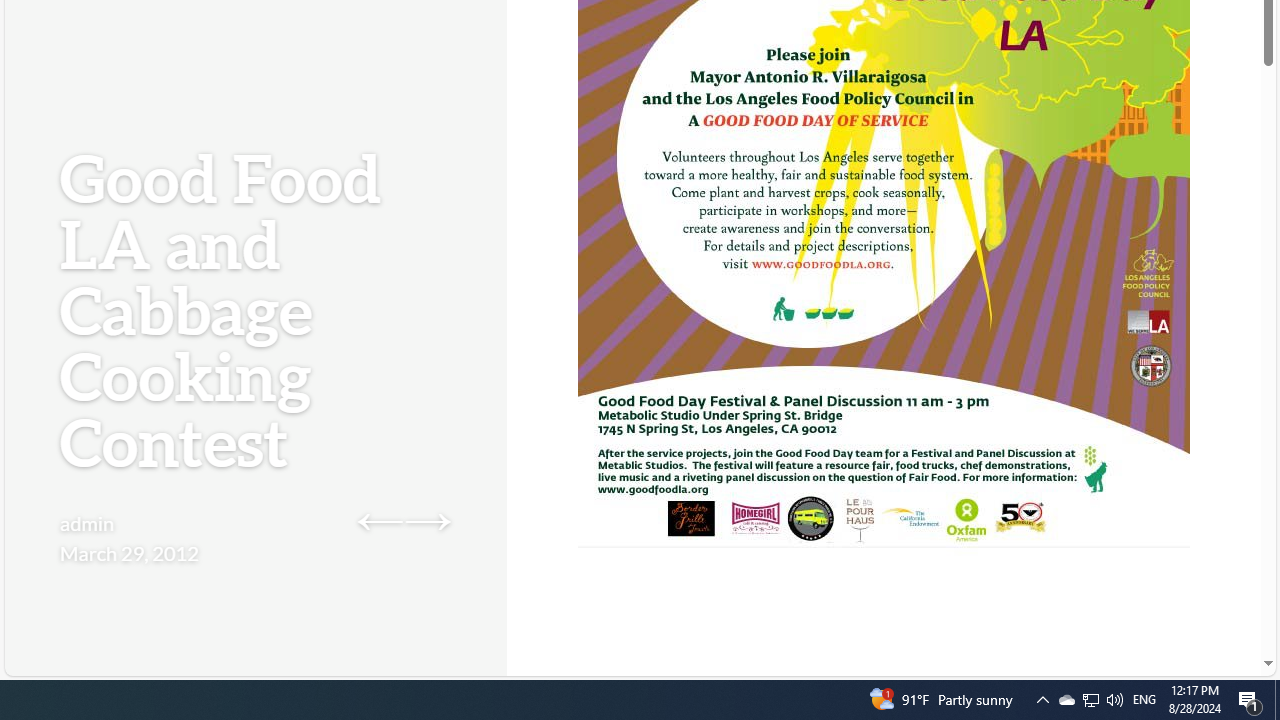  Describe the element at coordinates (128, 552) in the screenshot. I see `'March 29, 2012'` at that location.